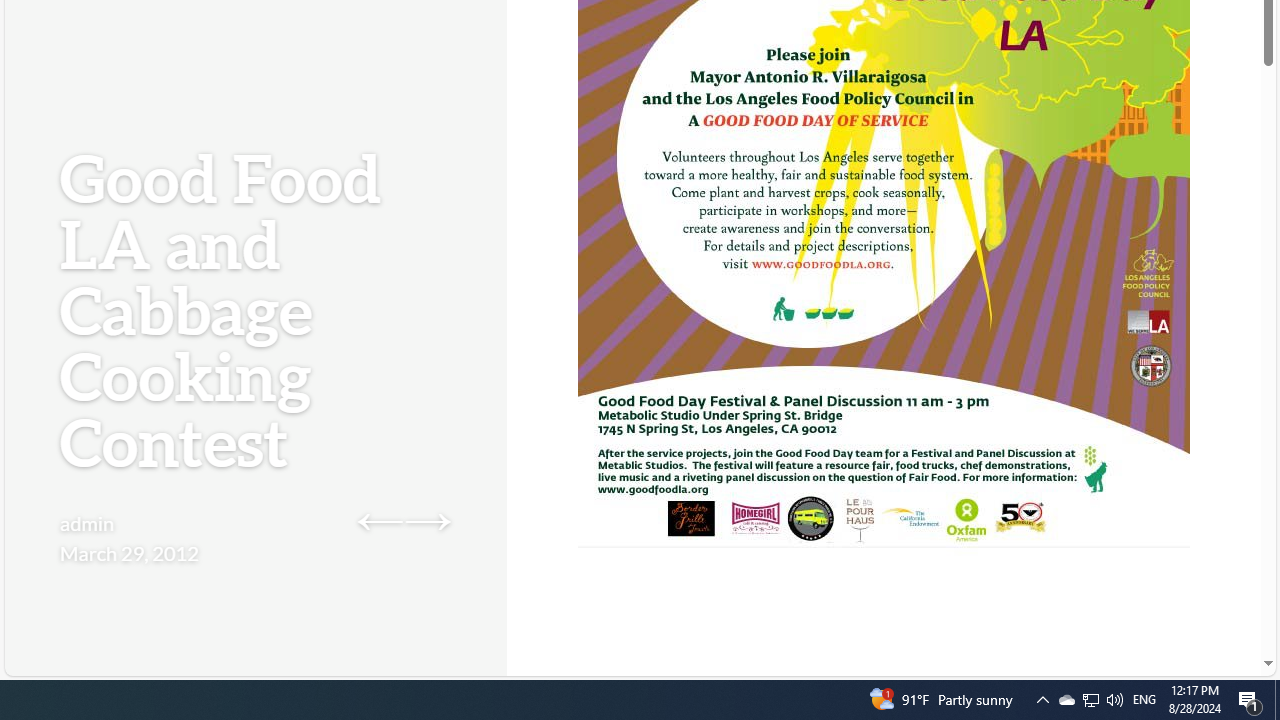  Describe the element at coordinates (128, 552) in the screenshot. I see `'March 29, 2012'` at that location.